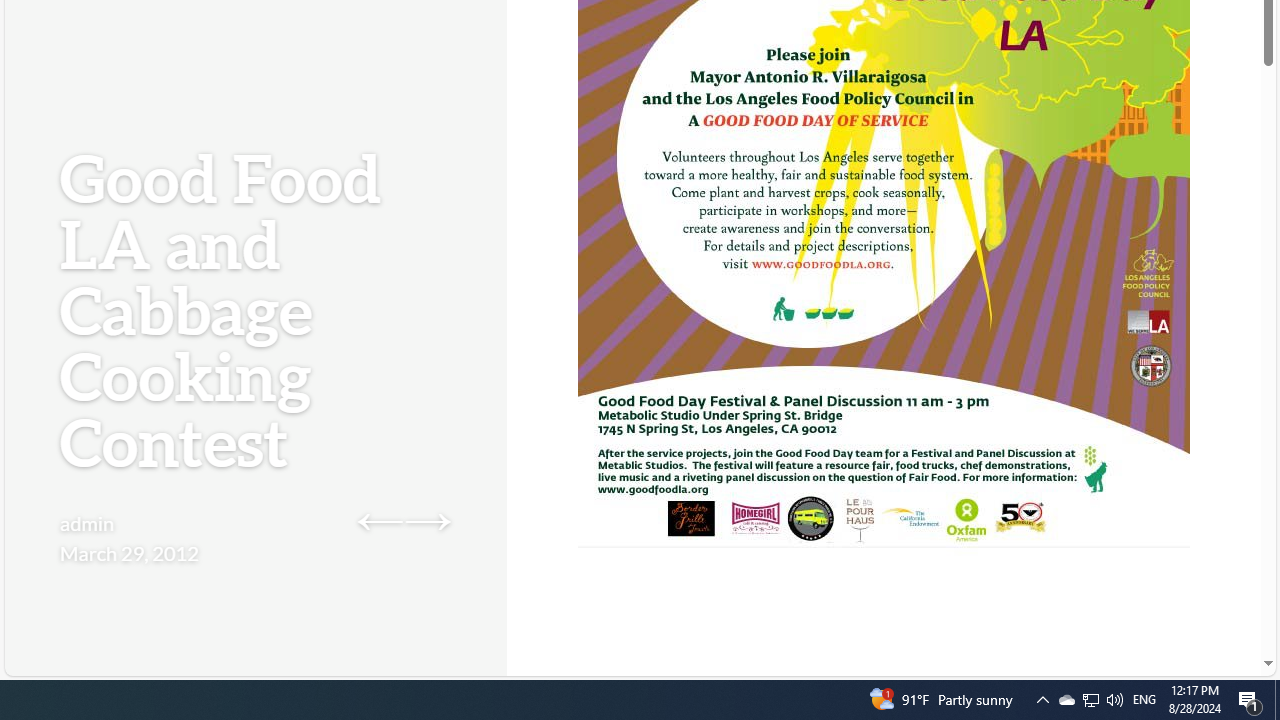  Describe the element at coordinates (128, 552) in the screenshot. I see `'March 29, 2012'` at that location.